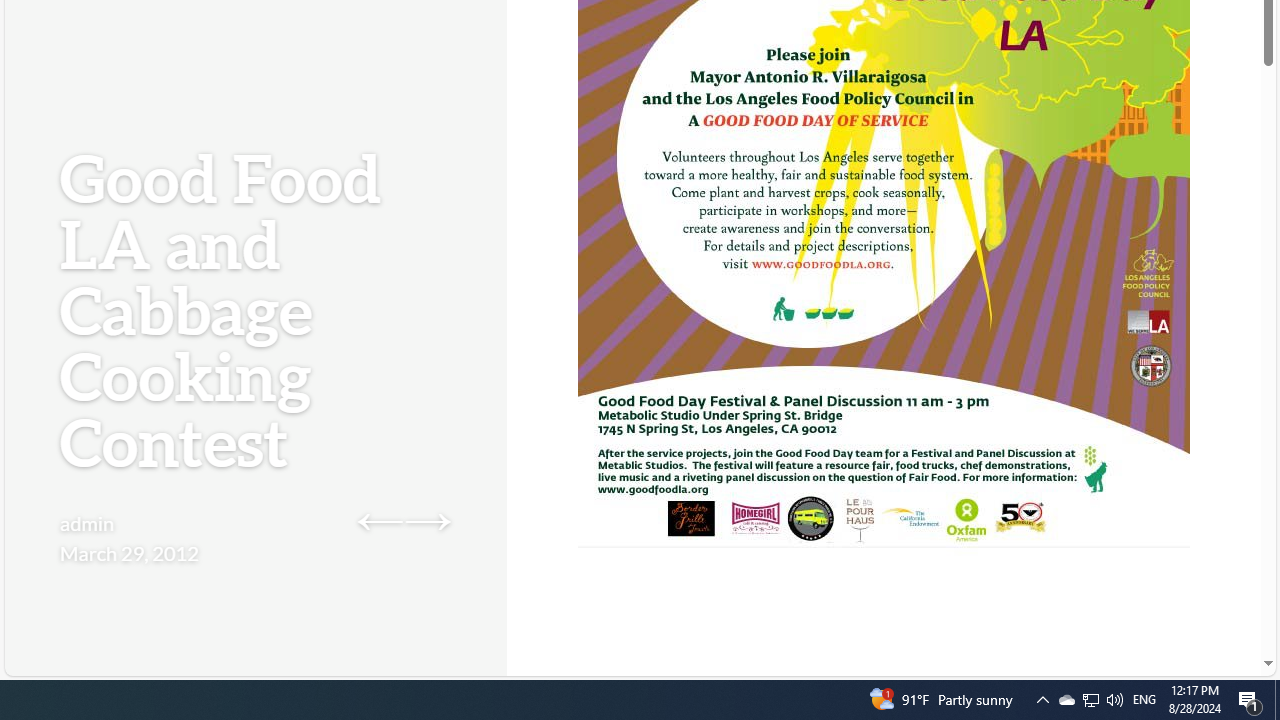  Describe the element at coordinates (128, 552) in the screenshot. I see `'March 29, 2012'` at that location.